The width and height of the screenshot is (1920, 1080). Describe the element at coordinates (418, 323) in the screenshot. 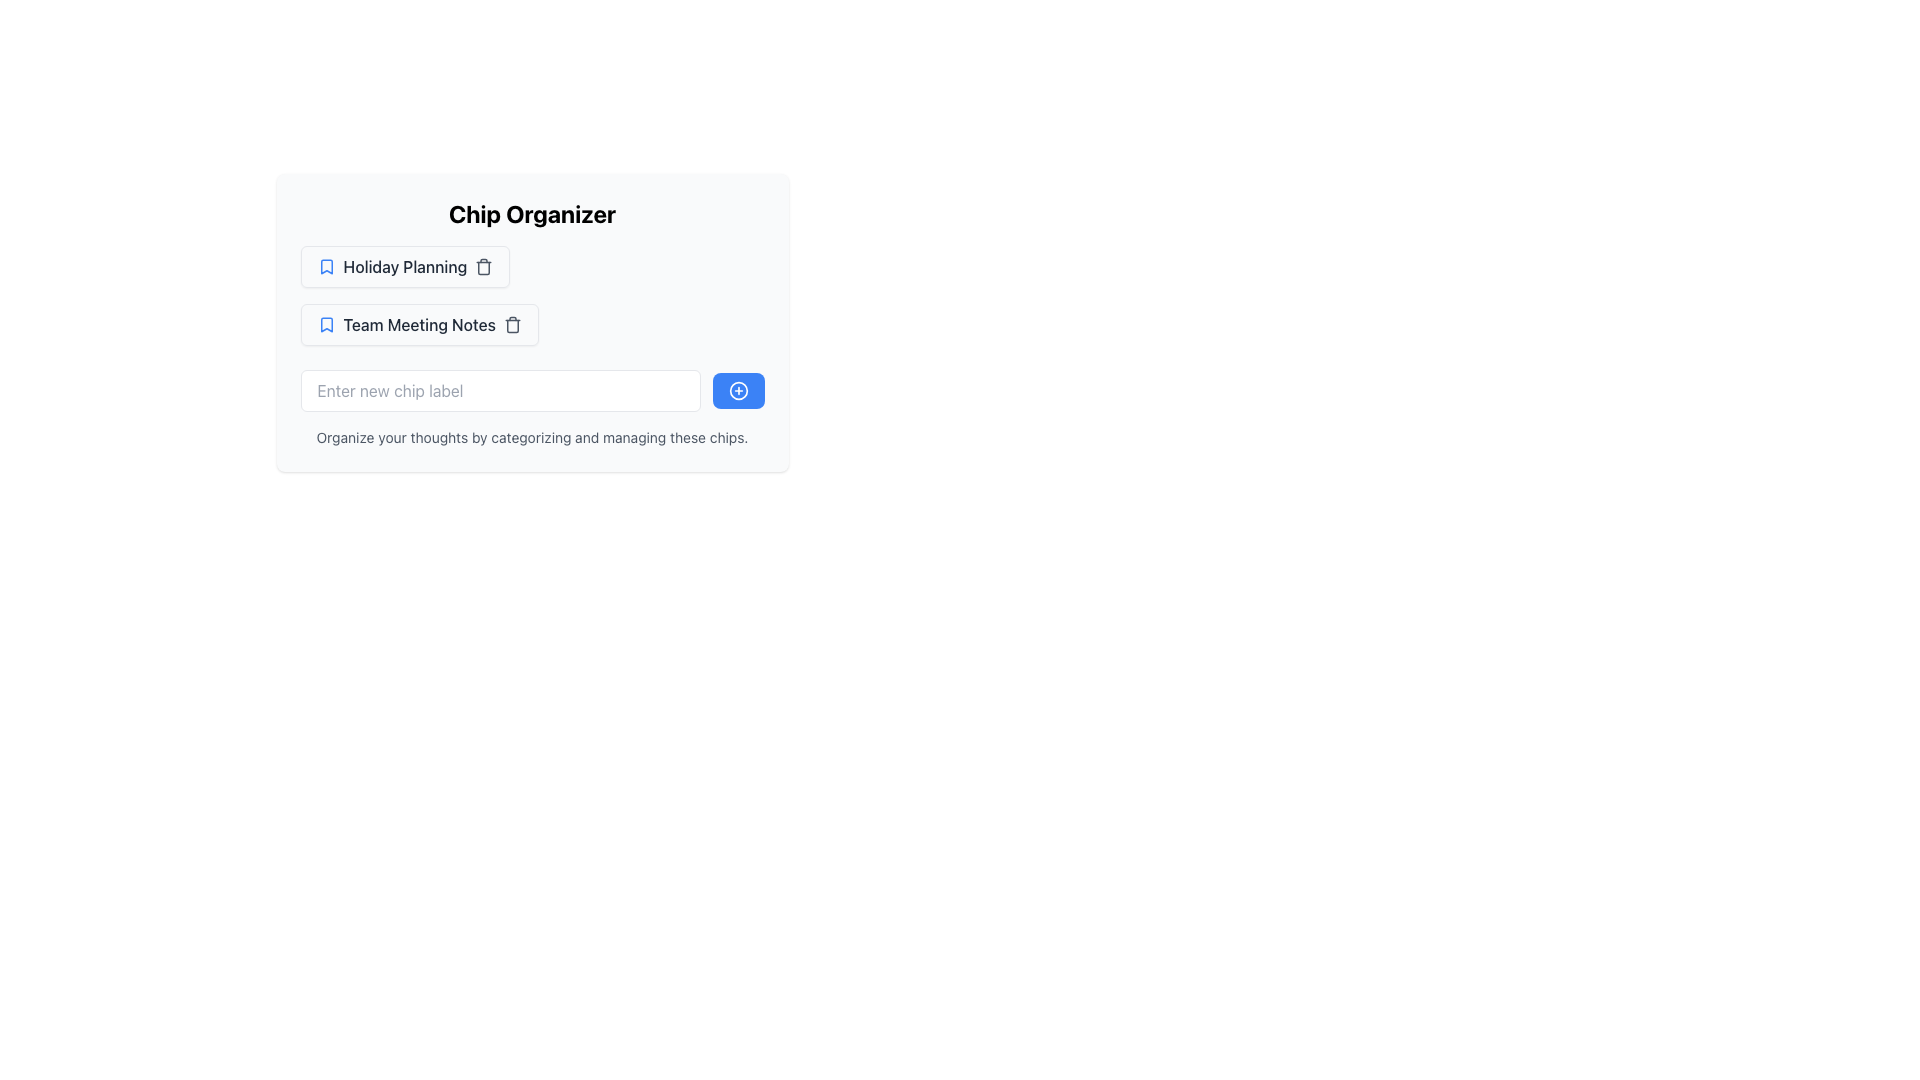

I see `the button labeled 'Team Meeting Notes', which features a bookmark icon on the left and a delete icon on the right` at that location.